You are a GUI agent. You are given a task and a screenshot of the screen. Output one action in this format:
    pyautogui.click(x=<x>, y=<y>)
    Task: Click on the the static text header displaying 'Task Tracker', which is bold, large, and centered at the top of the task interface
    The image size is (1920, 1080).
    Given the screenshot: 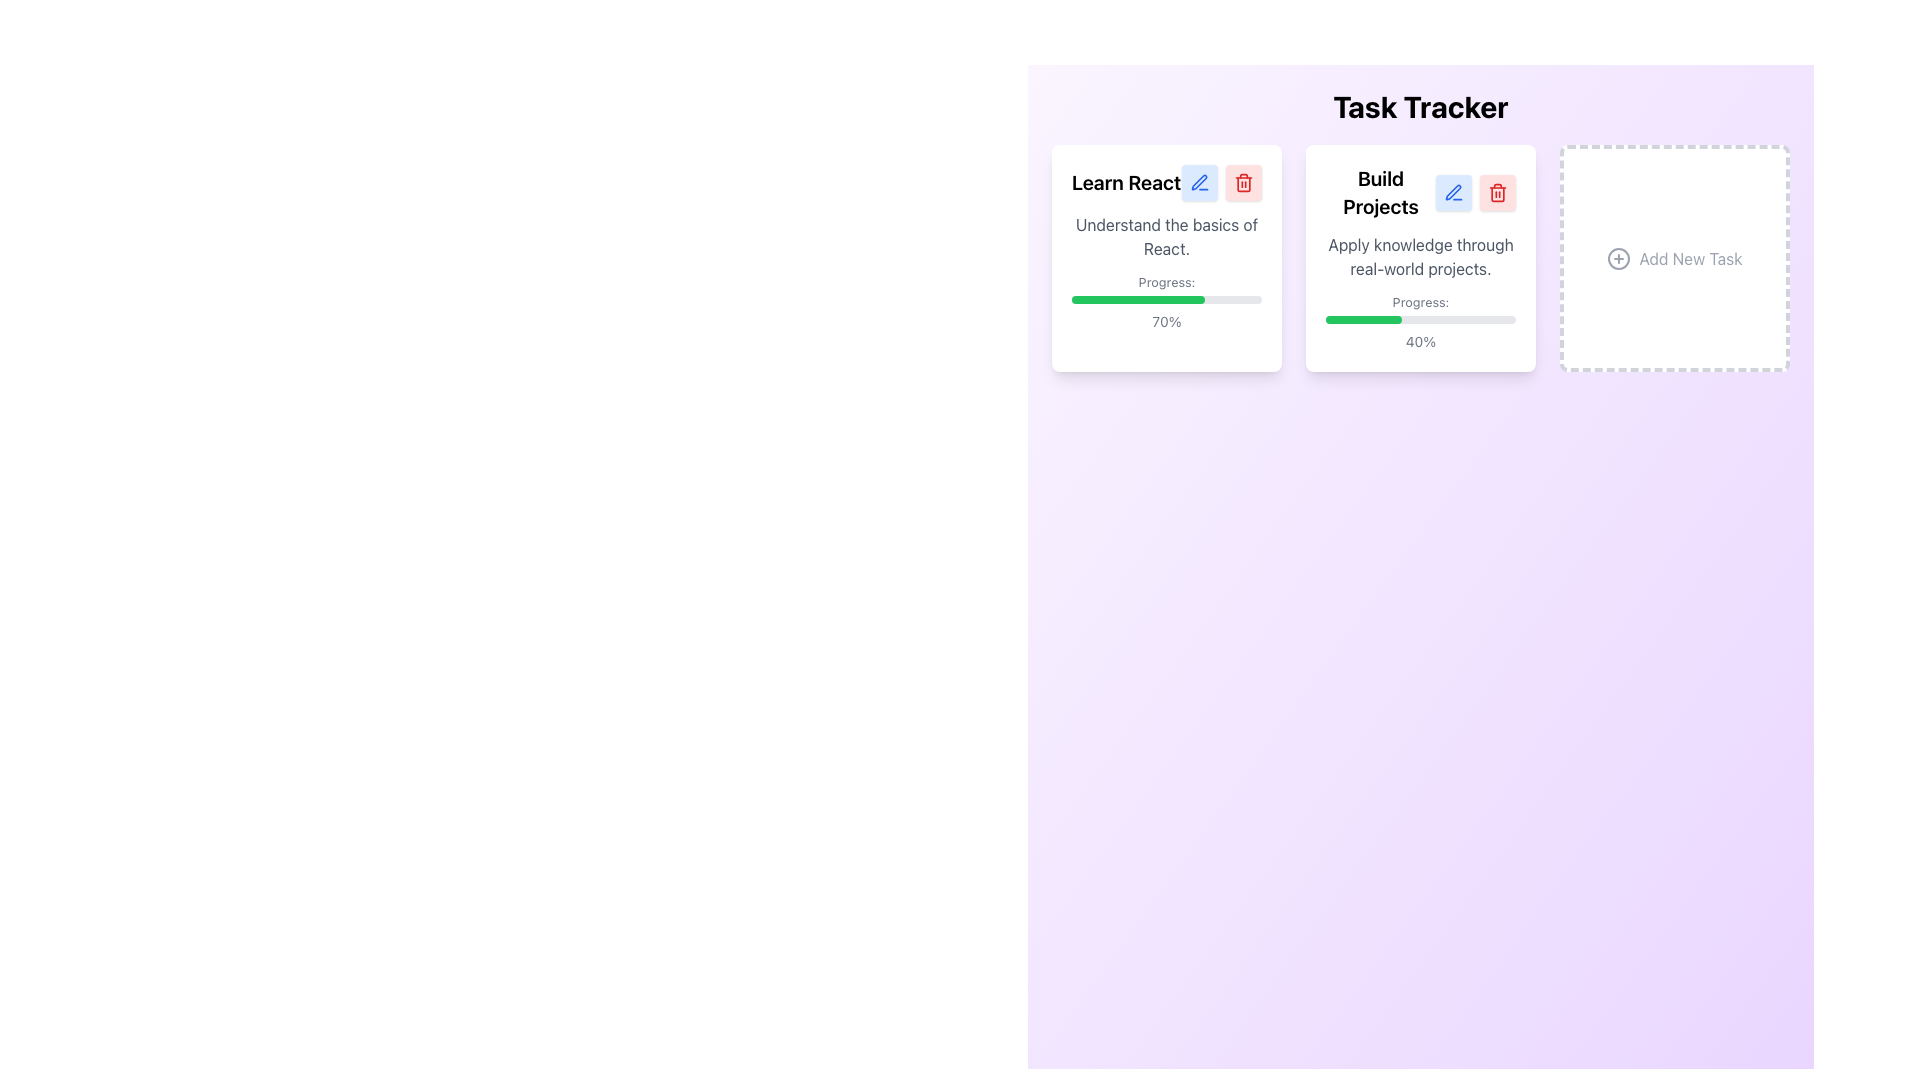 What is the action you would take?
    pyautogui.click(x=1419, y=107)
    